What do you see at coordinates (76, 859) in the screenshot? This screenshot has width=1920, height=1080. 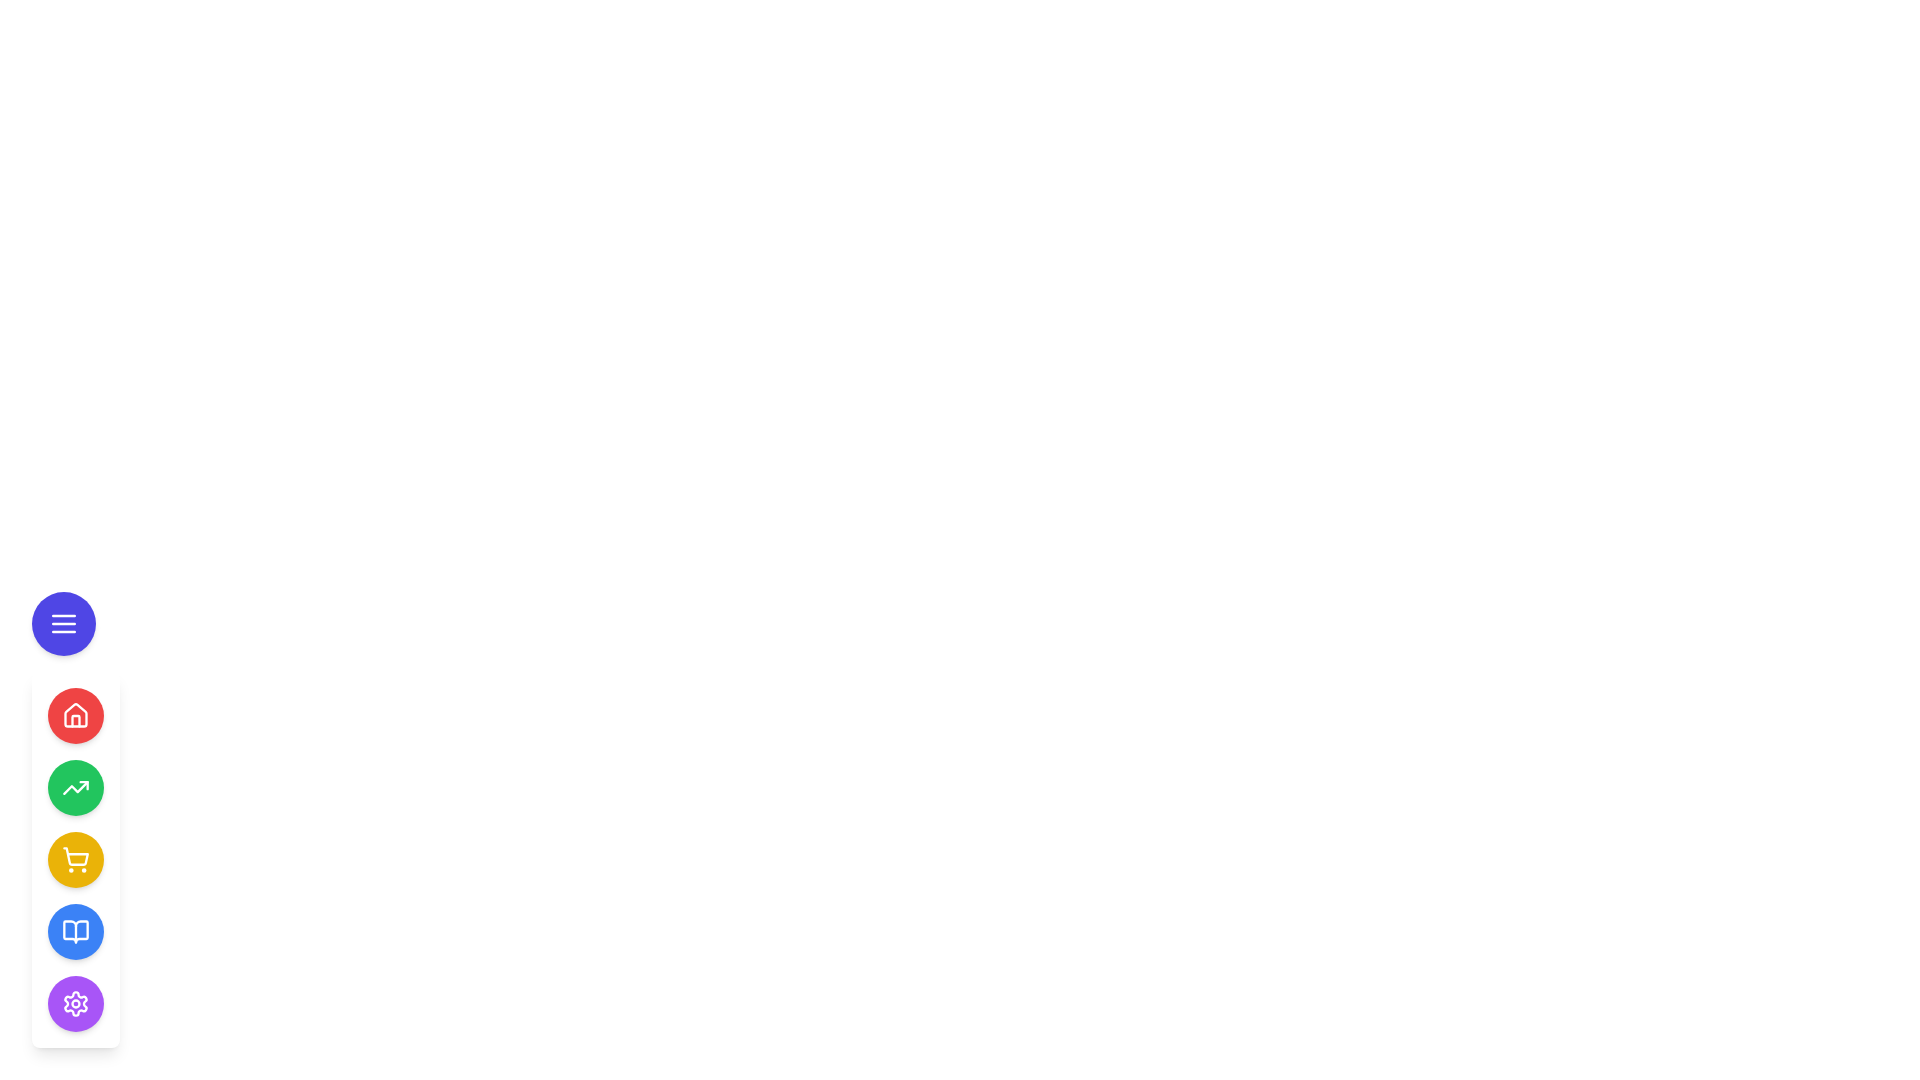 I see `the shopping cart icon located in the third circular button of the vertical navigation menu on the left side of the interface` at bounding box center [76, 859].